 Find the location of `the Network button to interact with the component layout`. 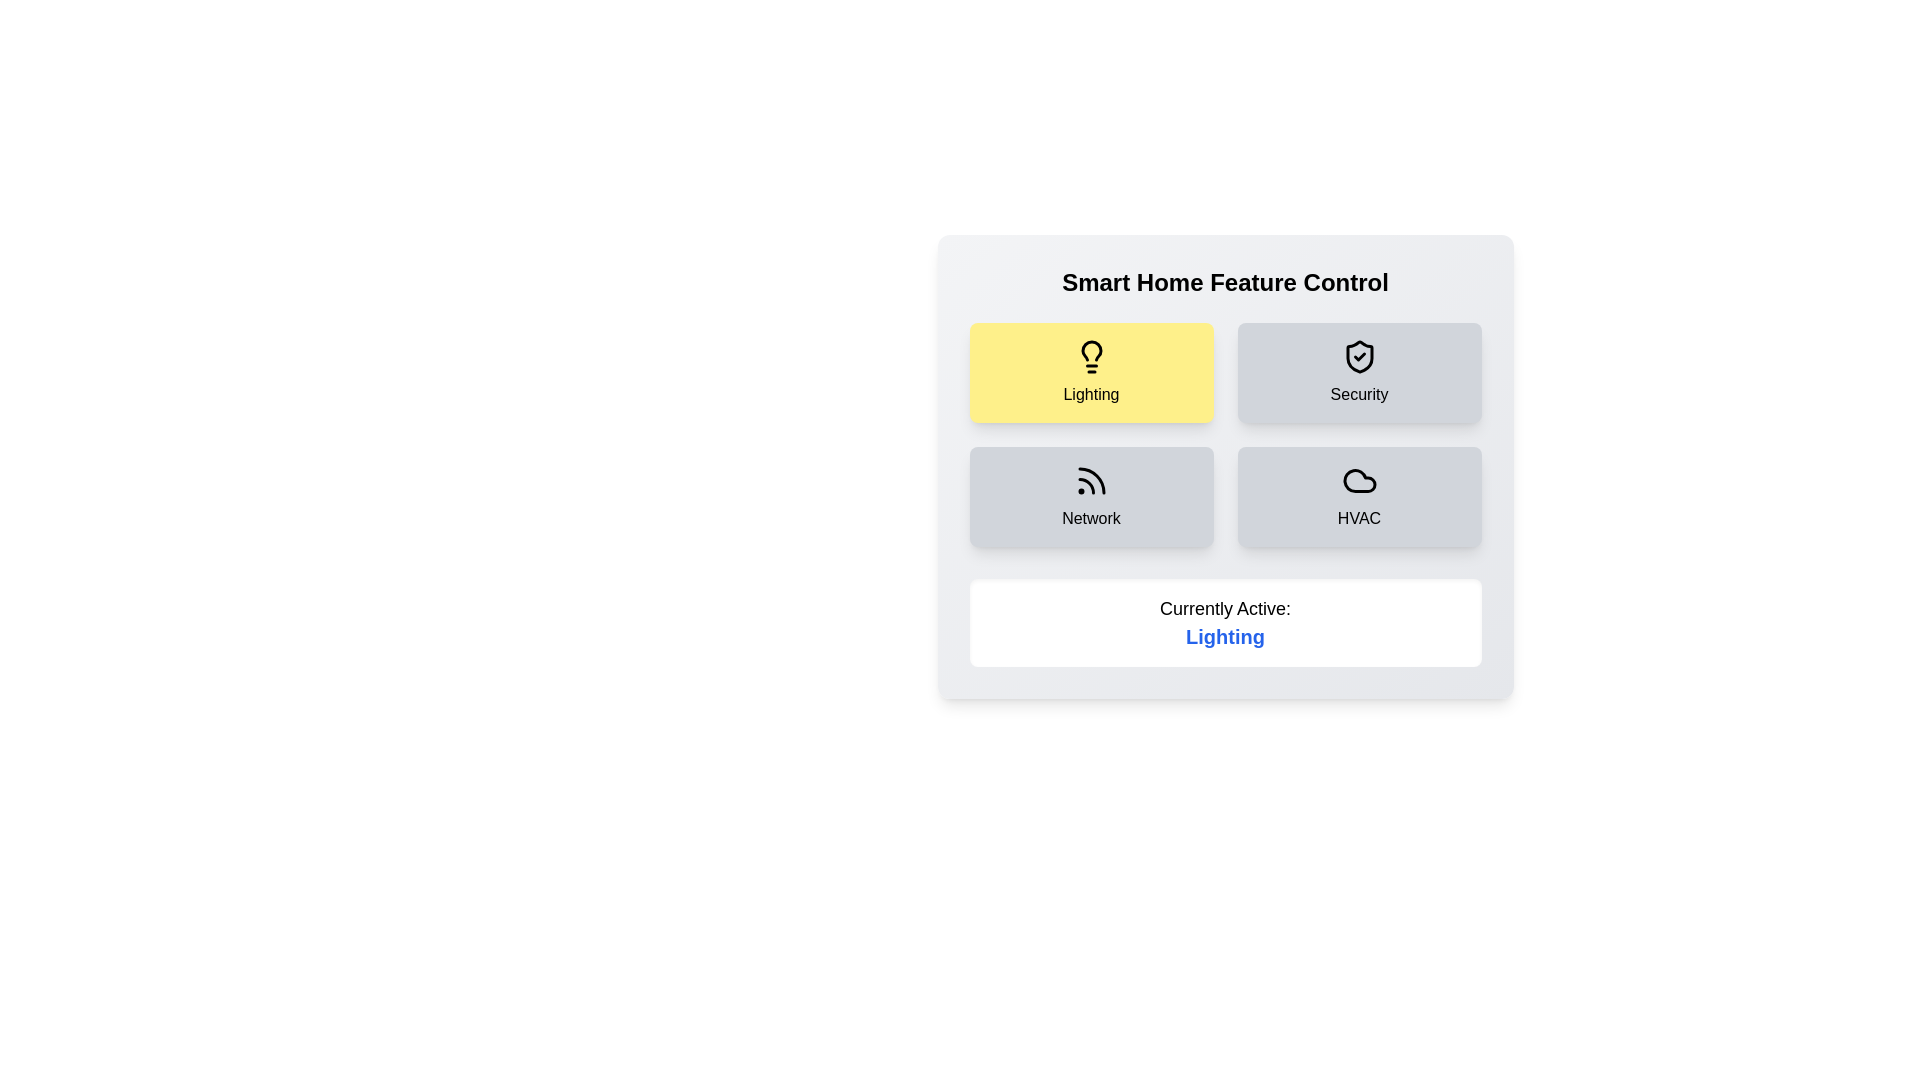

the Network button to interact with the component layout is located at coordinates (1090, 496).